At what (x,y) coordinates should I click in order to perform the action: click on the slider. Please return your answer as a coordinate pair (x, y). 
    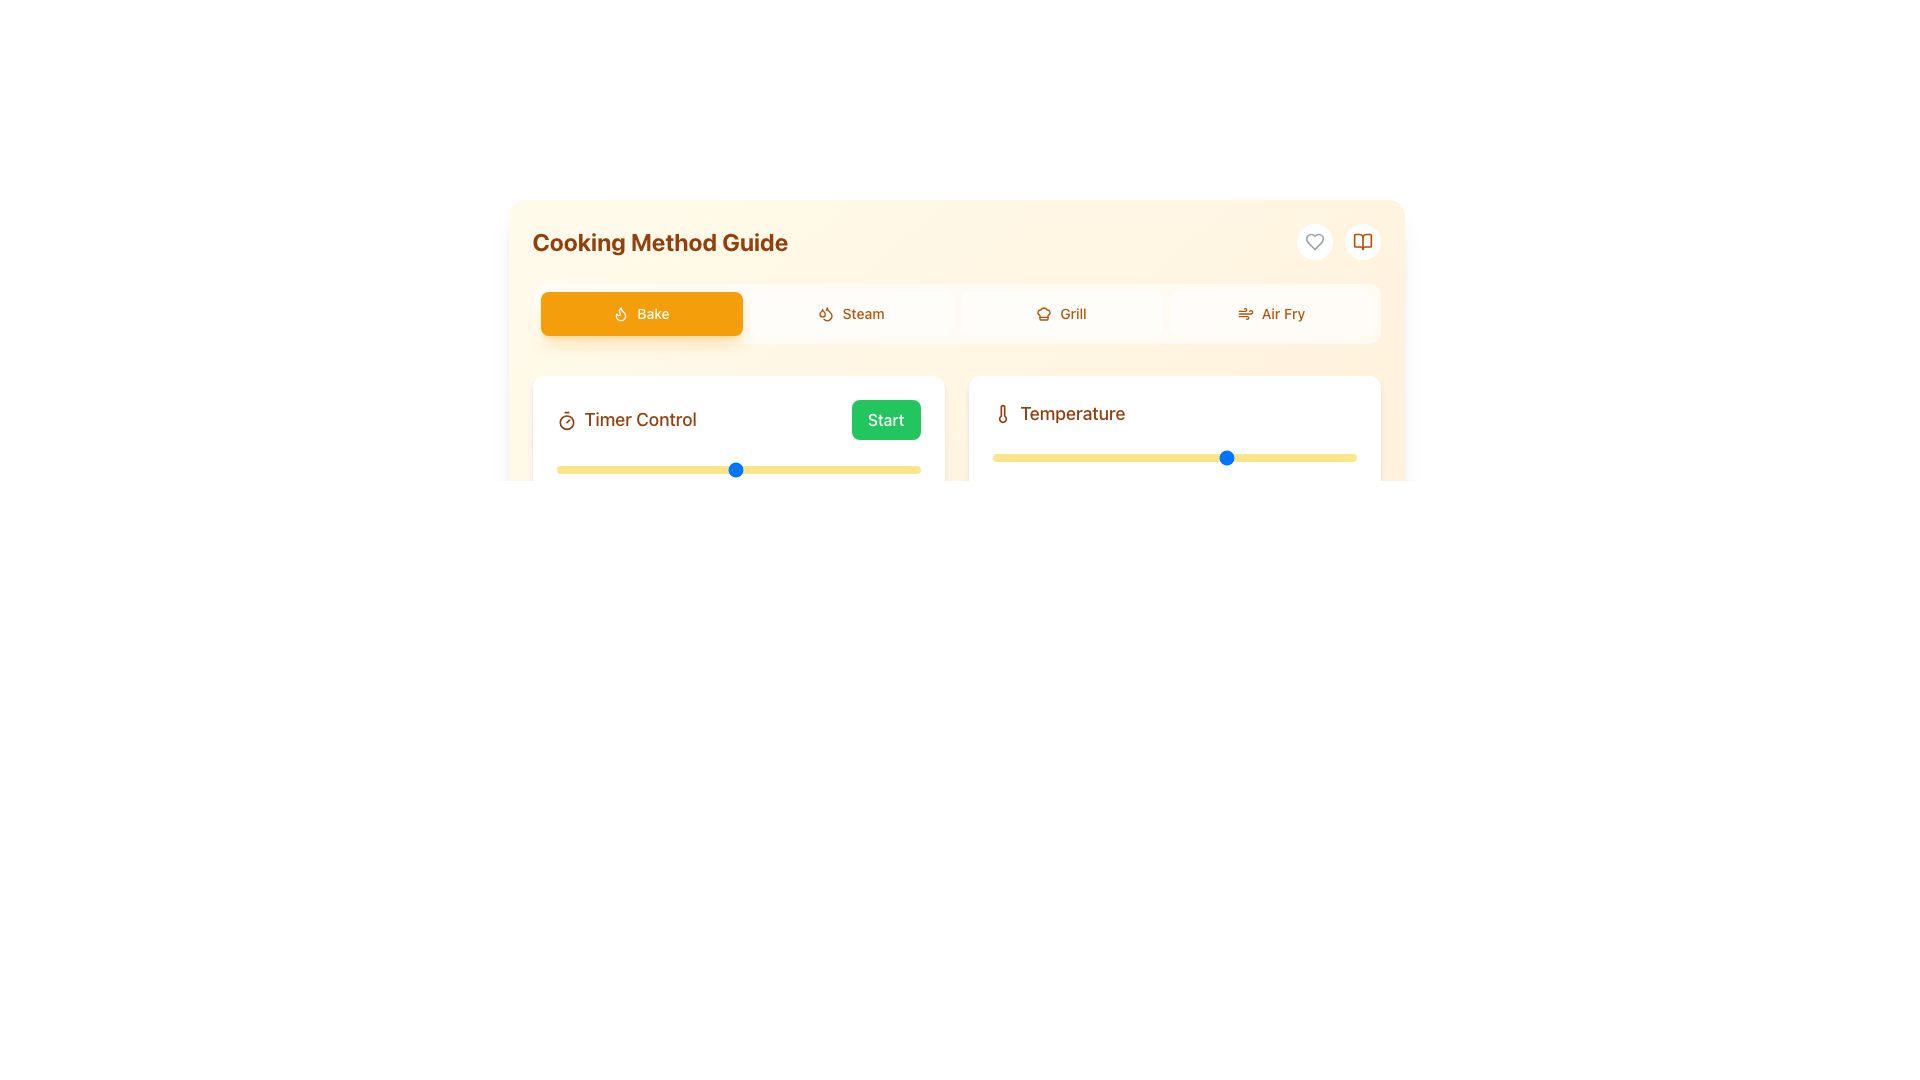
    Looking at the image, I should click on (1046, 458).